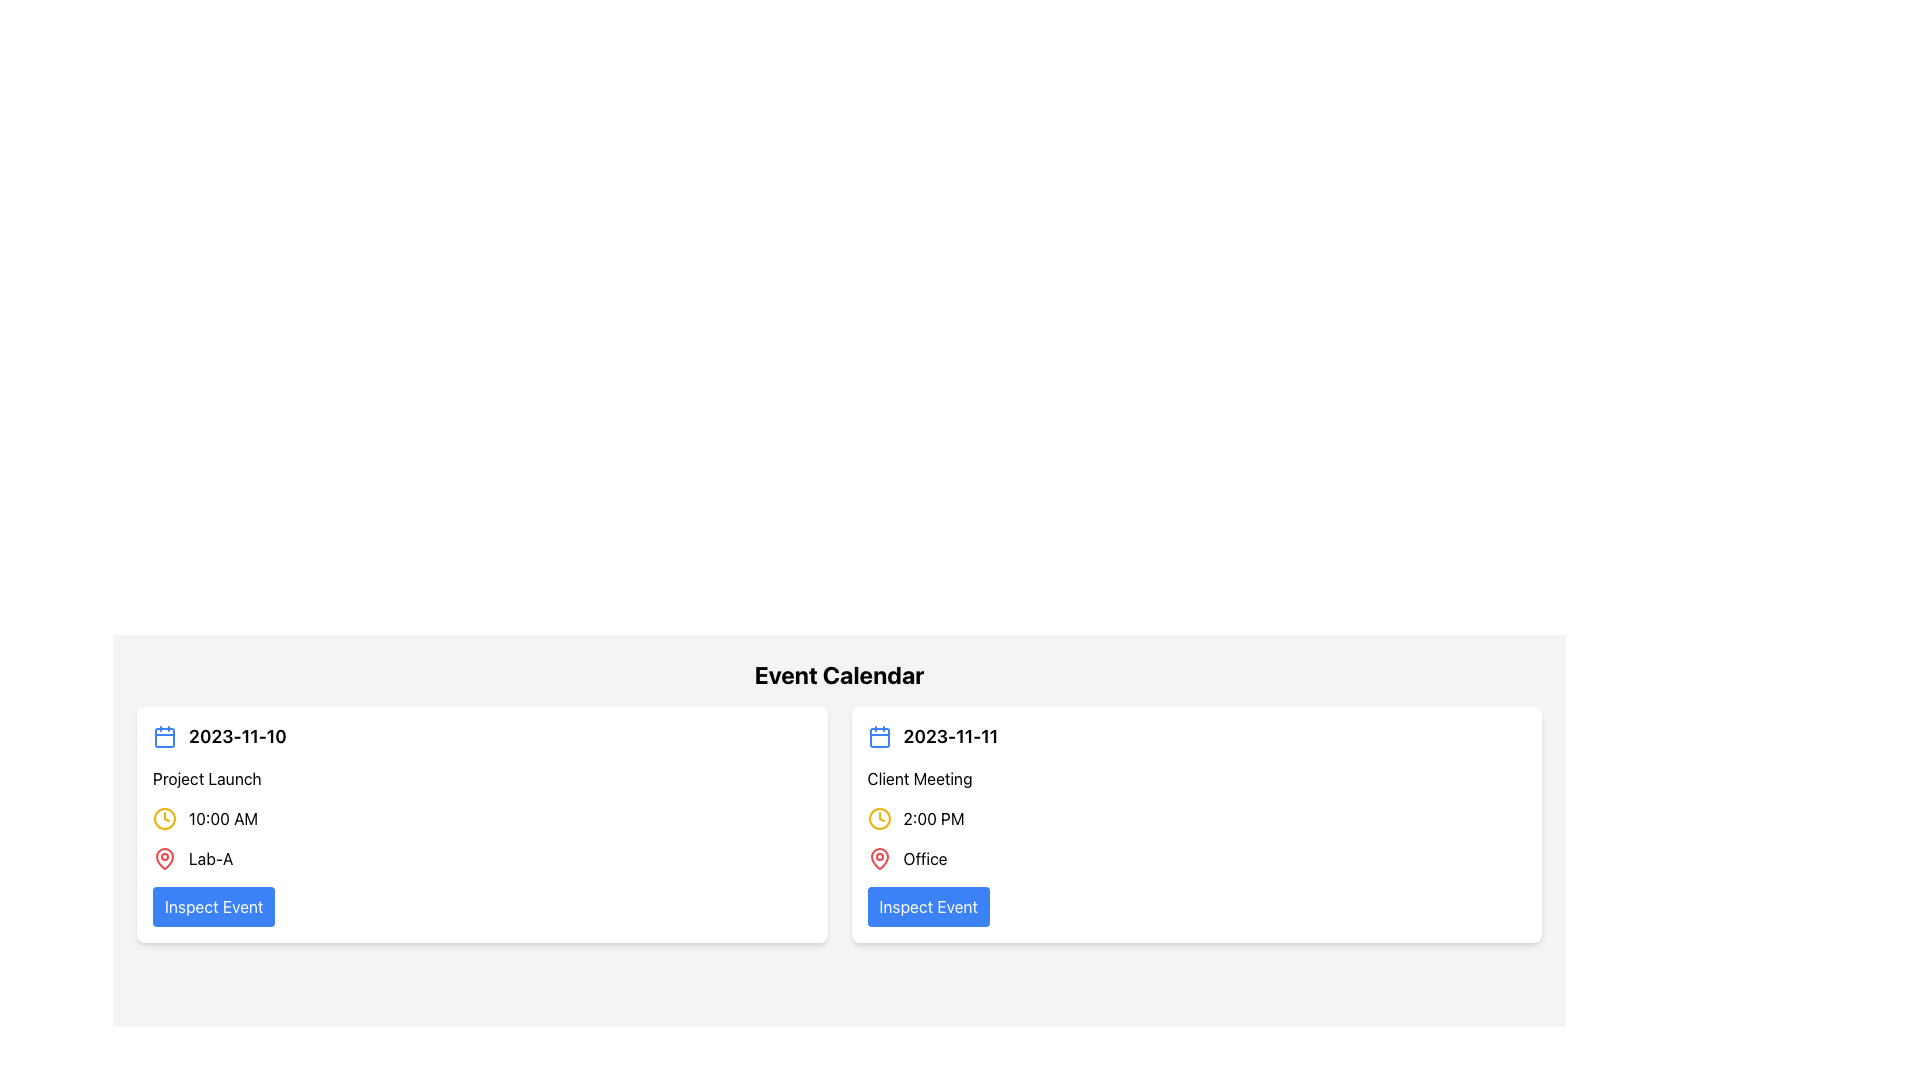  I want to click on the circular outline of the clock face in the event information card for 'Project Launch' on '2023-11-10', located above the time '10:00 AM', so click(164, 818).